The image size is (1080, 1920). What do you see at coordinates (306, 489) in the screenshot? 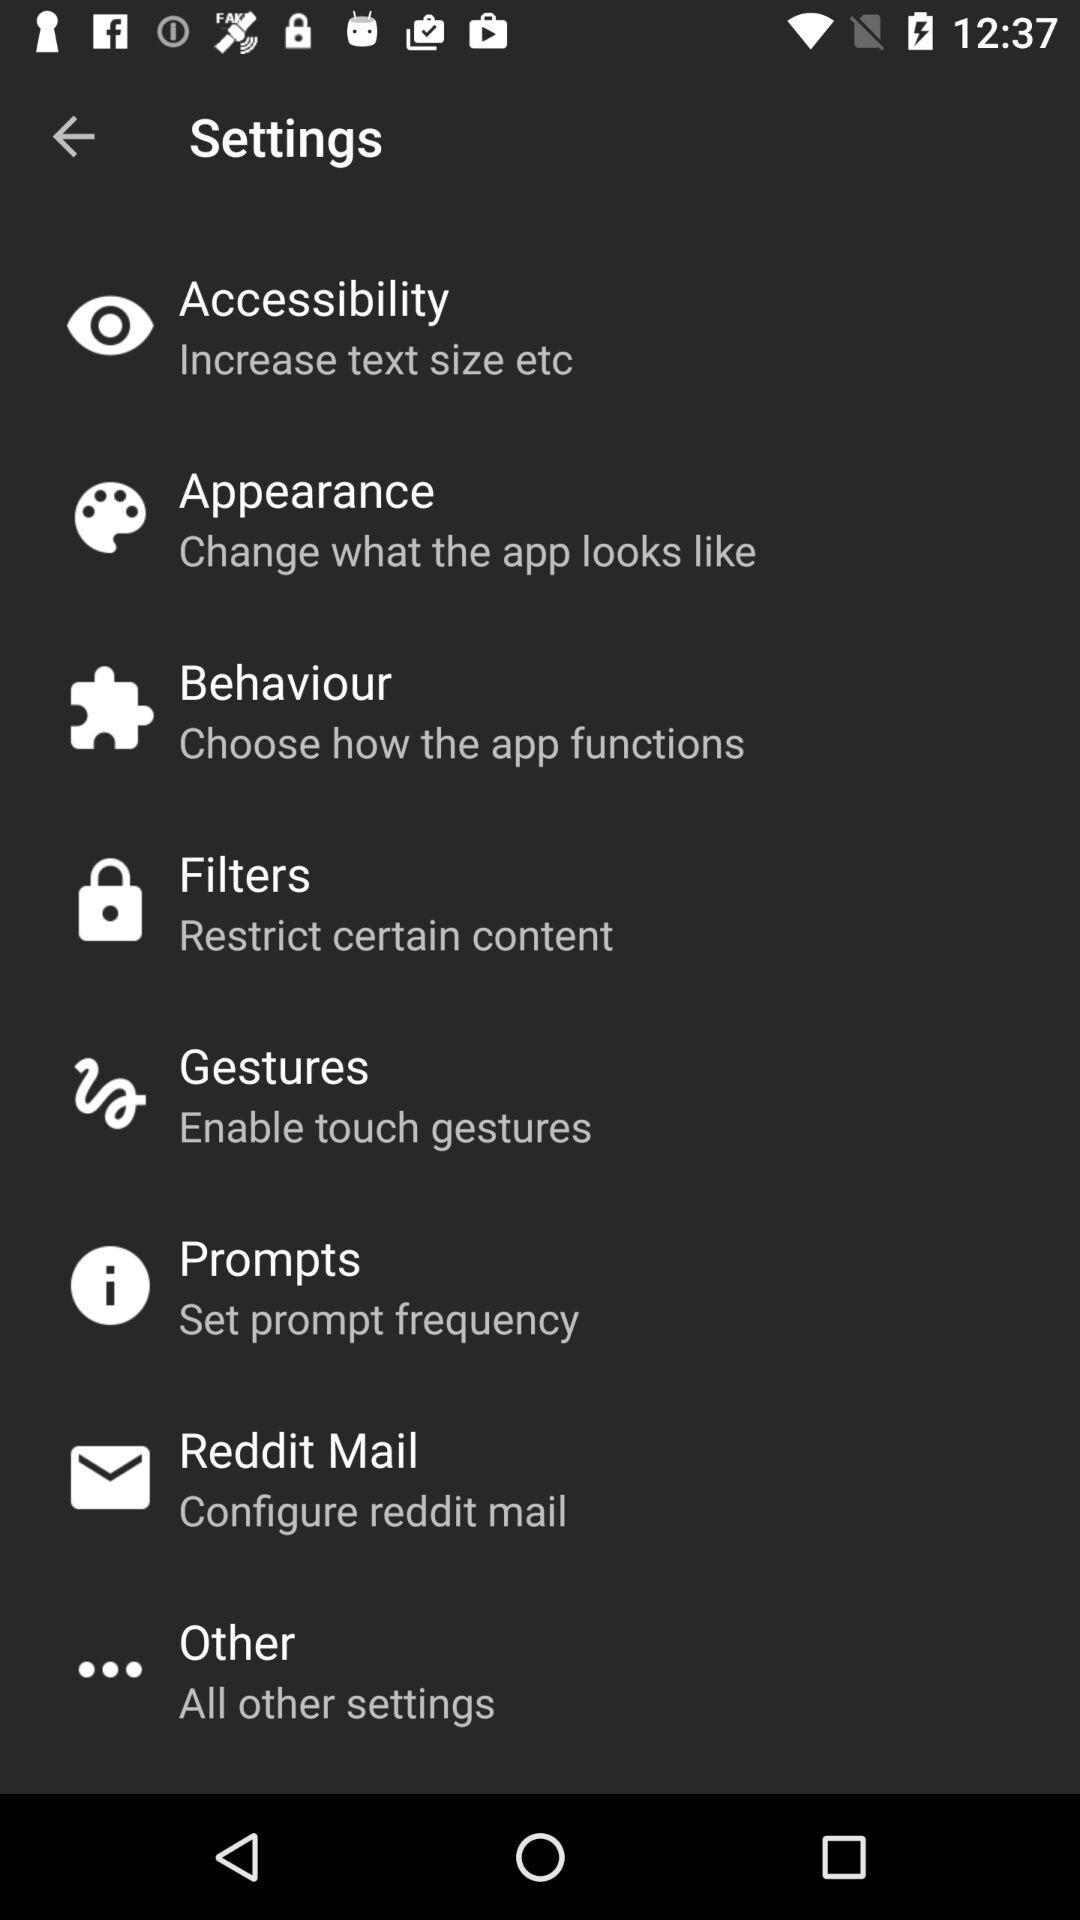
I see `the app below increase text size app` at bounding box center [306, 489].